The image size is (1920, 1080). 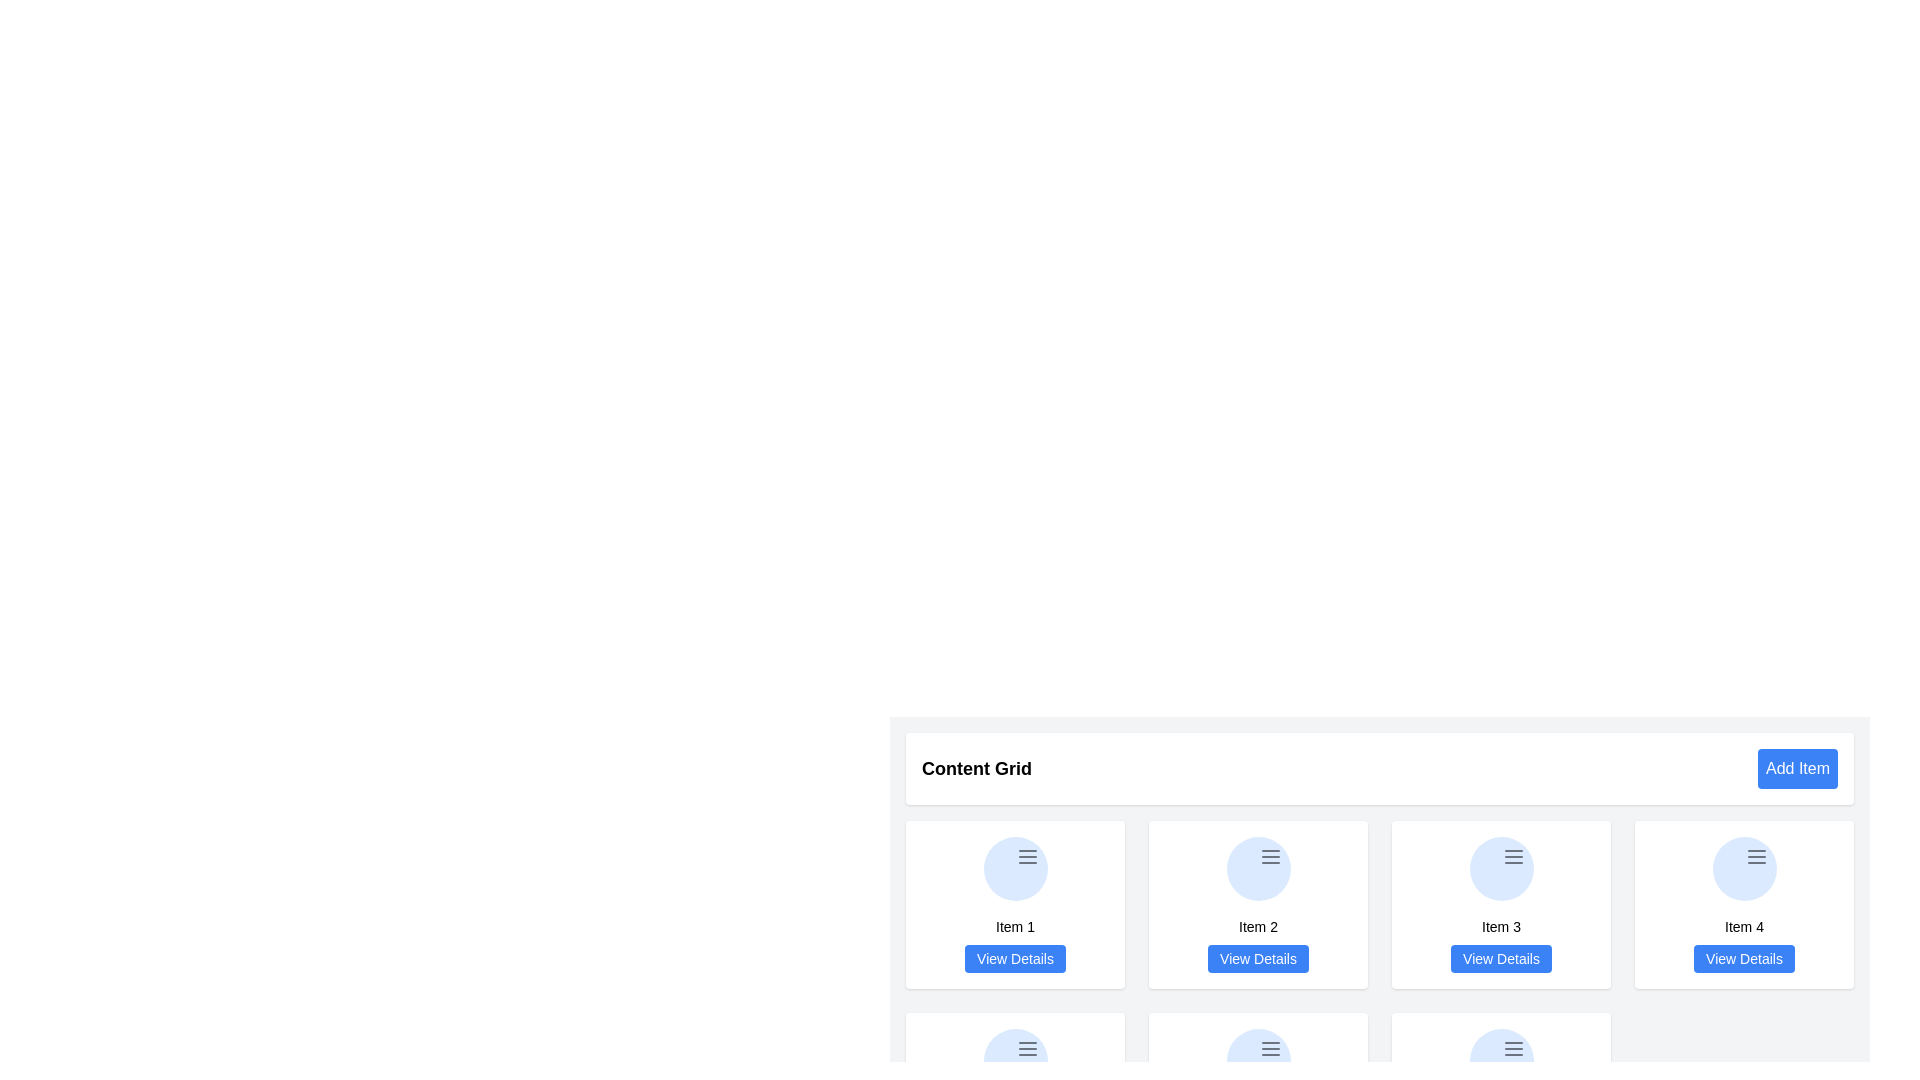 What do you see at coordinates (1257, 958) in the screenshot?
I see `the button at the bottom center of the card labeled 'Item 2'` at bounding box center [1257, 958].